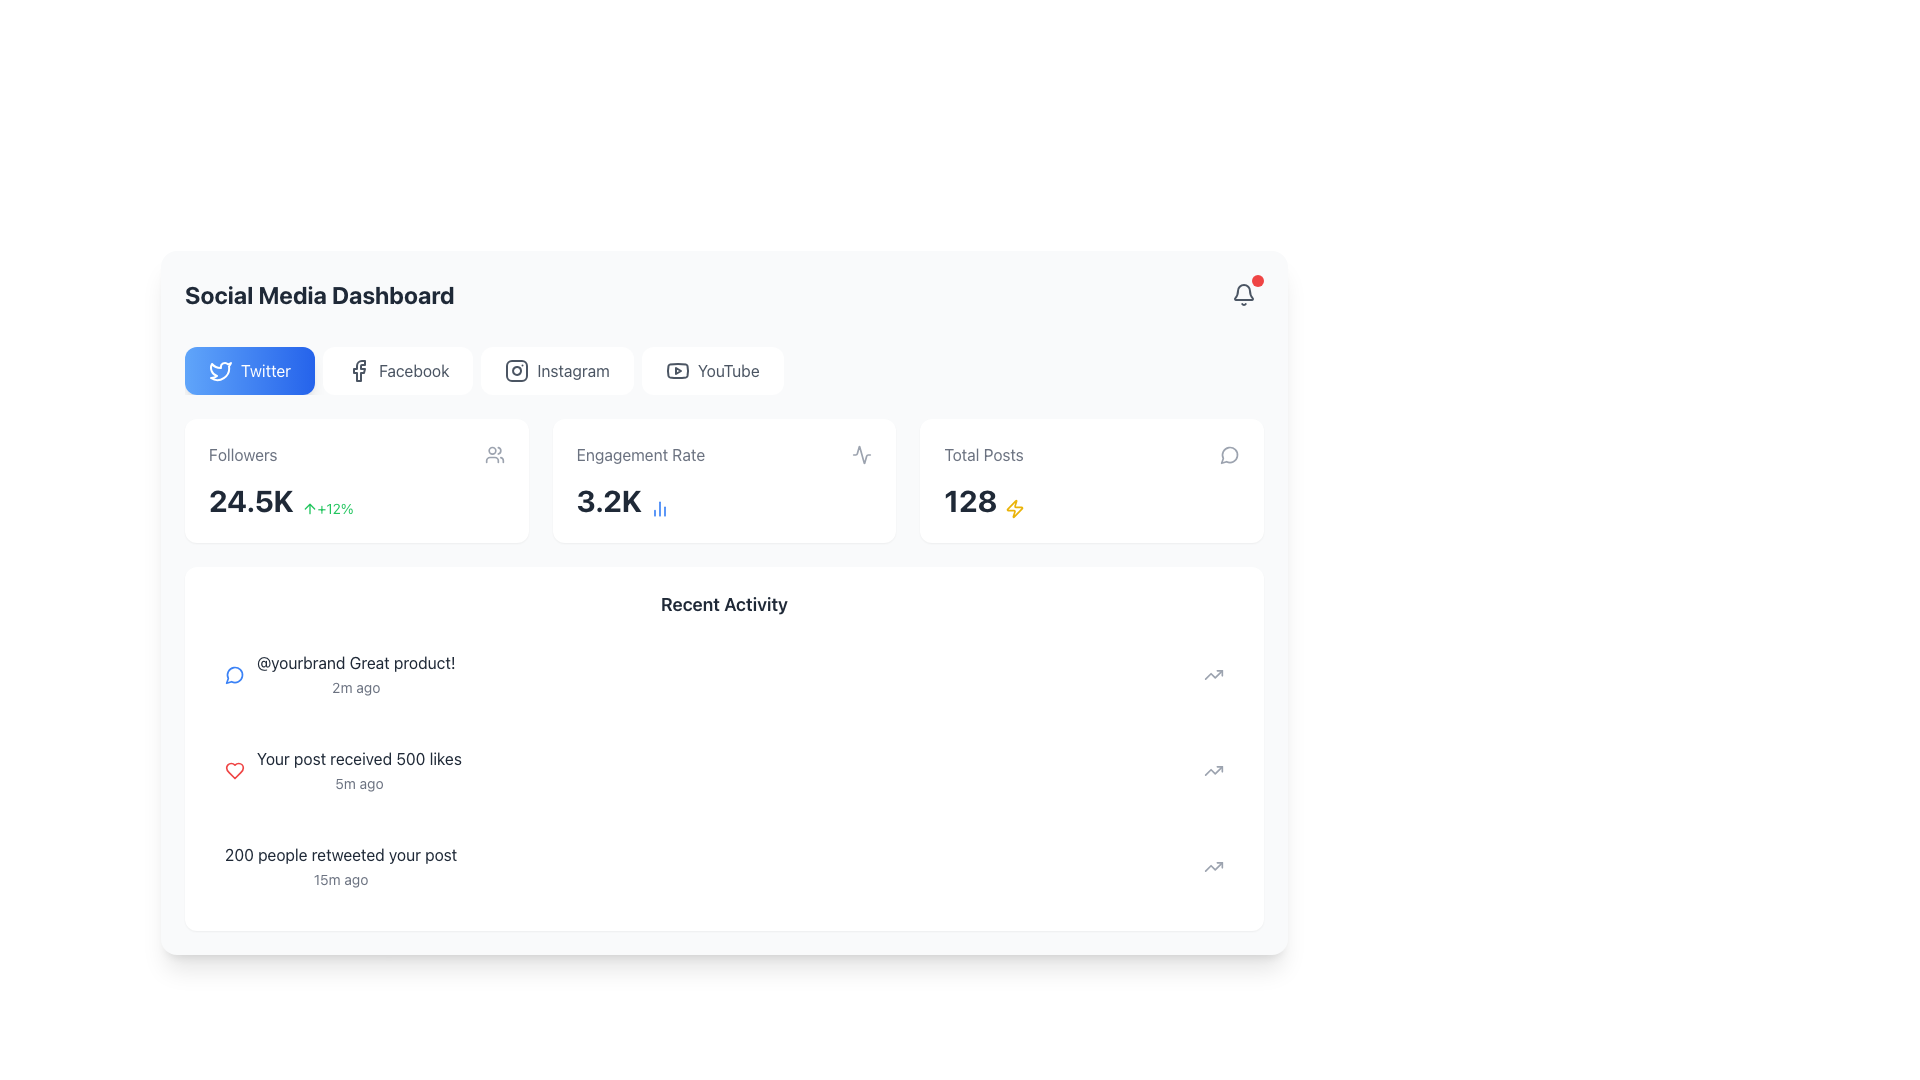 The image size is (1920, 1080). Describe the element at coordinates (356, 663) in the screenshot. I see `the text snippet '@yourbrand Great product!' in the 'Recent Activity' section, which is styled in dark gray font and positioned above the timestamp` at that location.